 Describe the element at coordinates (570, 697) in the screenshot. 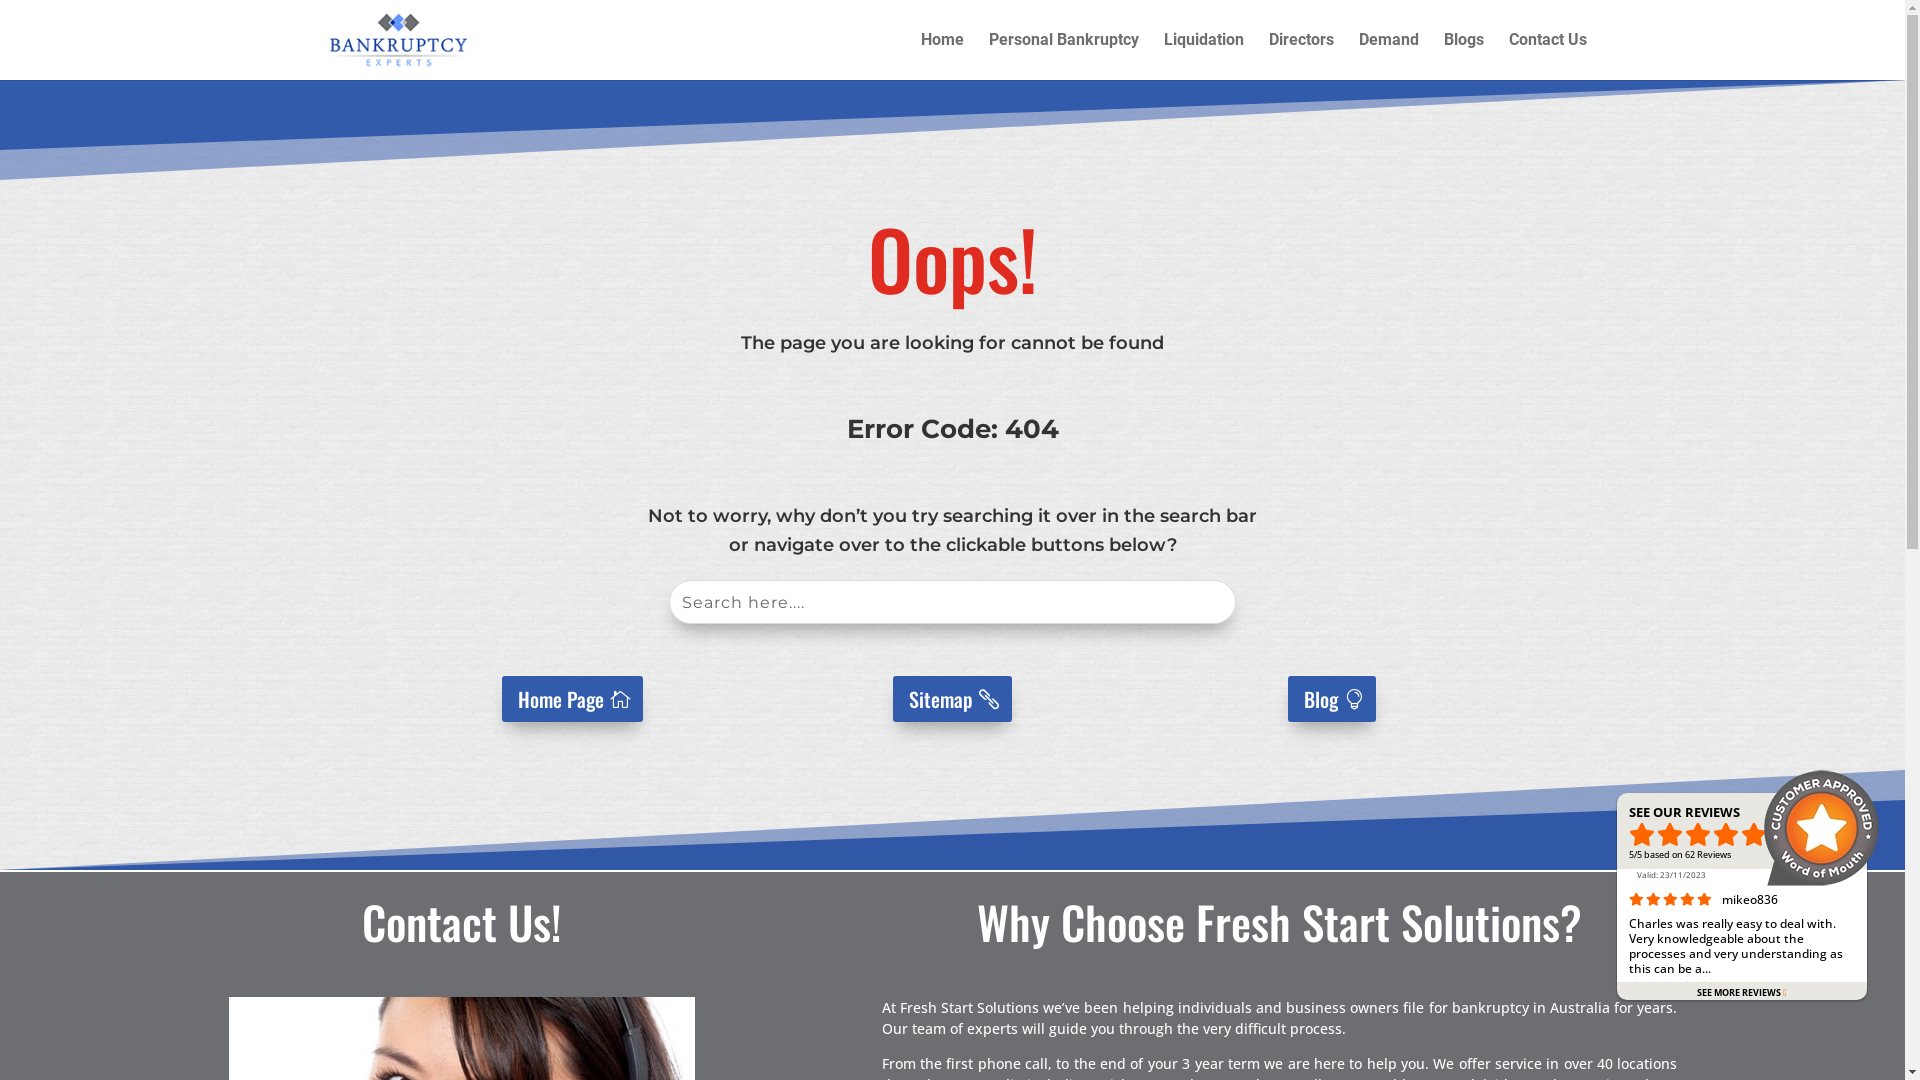

I see `'Home Page'` at that location.